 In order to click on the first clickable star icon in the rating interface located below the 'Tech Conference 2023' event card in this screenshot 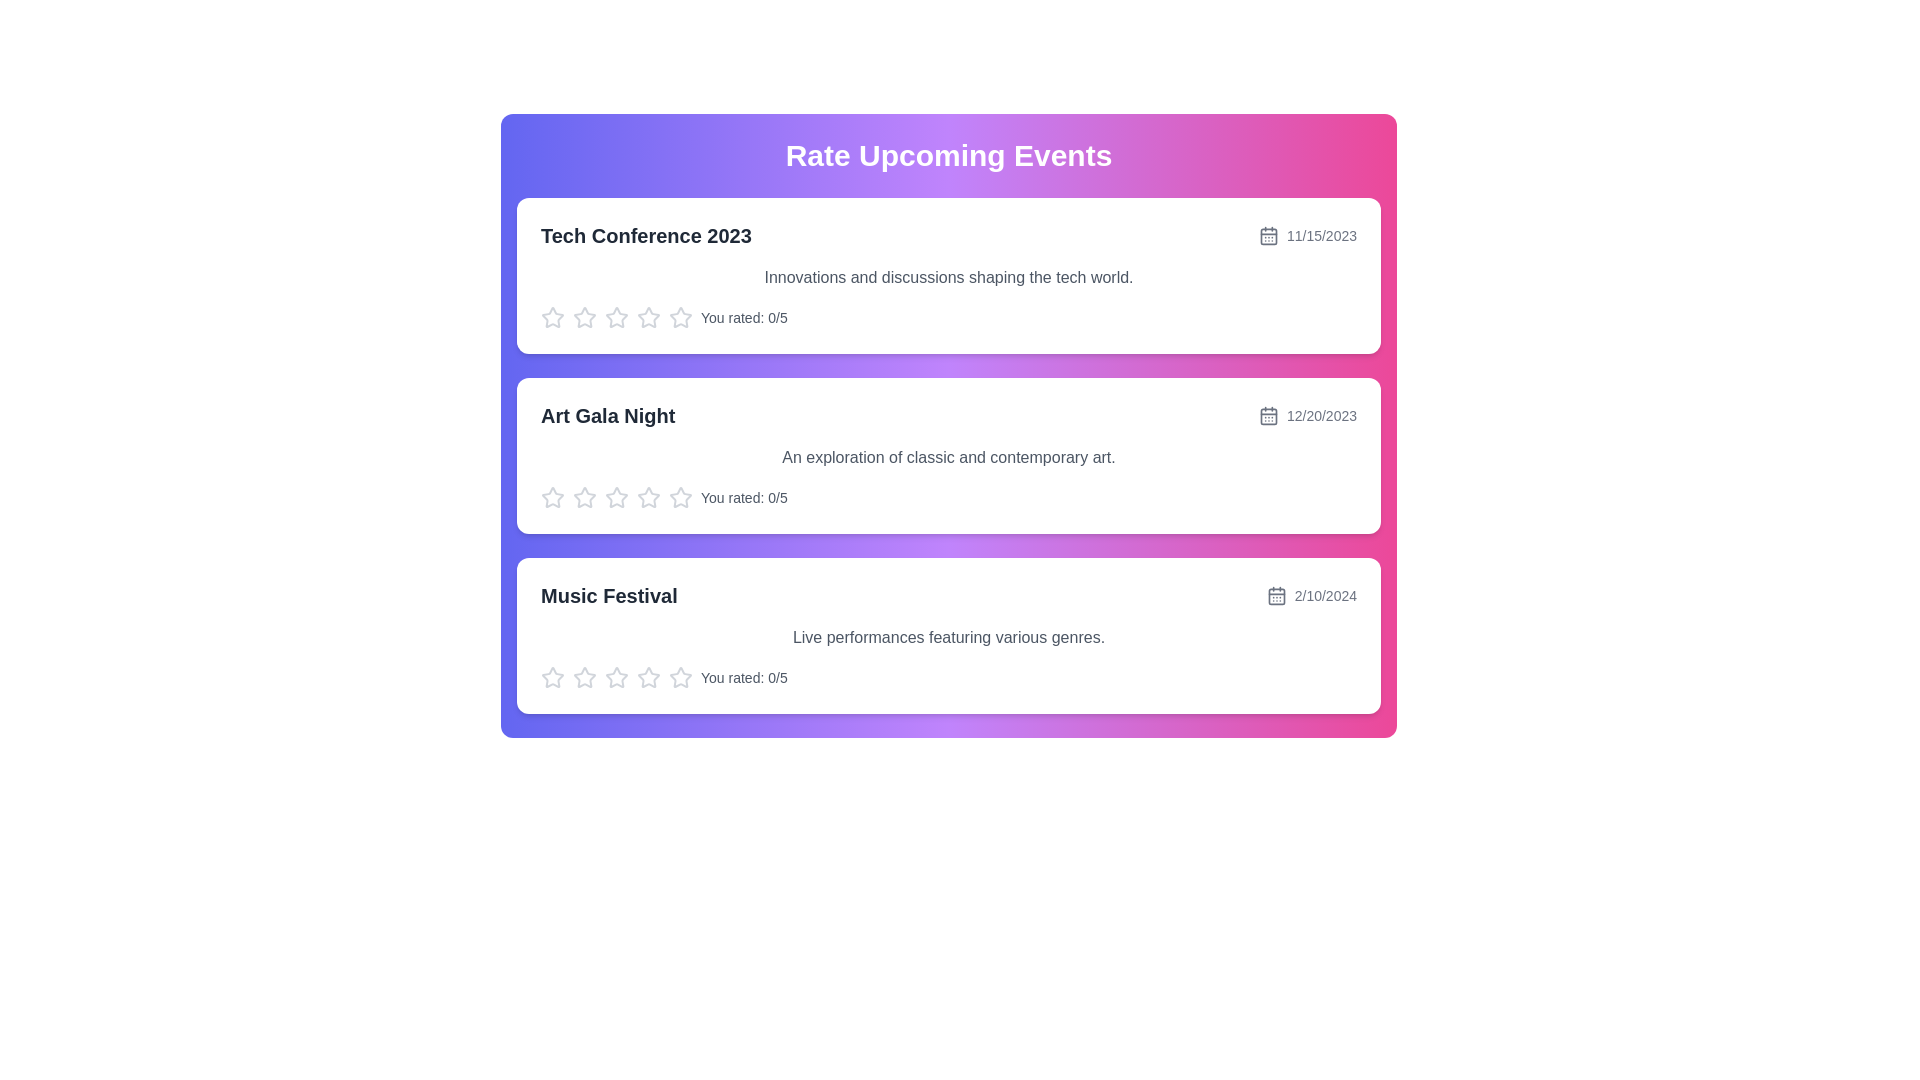, I will do `click(552, 316)`.